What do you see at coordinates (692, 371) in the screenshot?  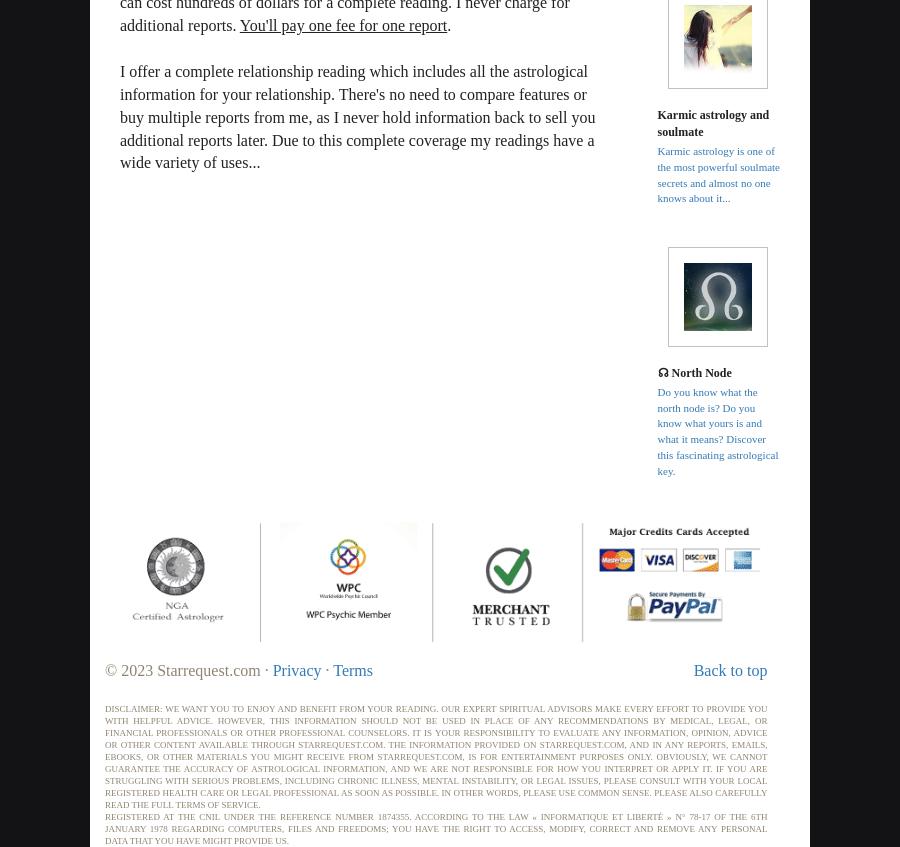 I see `'☊ North Node'` at bounding box center [692, 371].